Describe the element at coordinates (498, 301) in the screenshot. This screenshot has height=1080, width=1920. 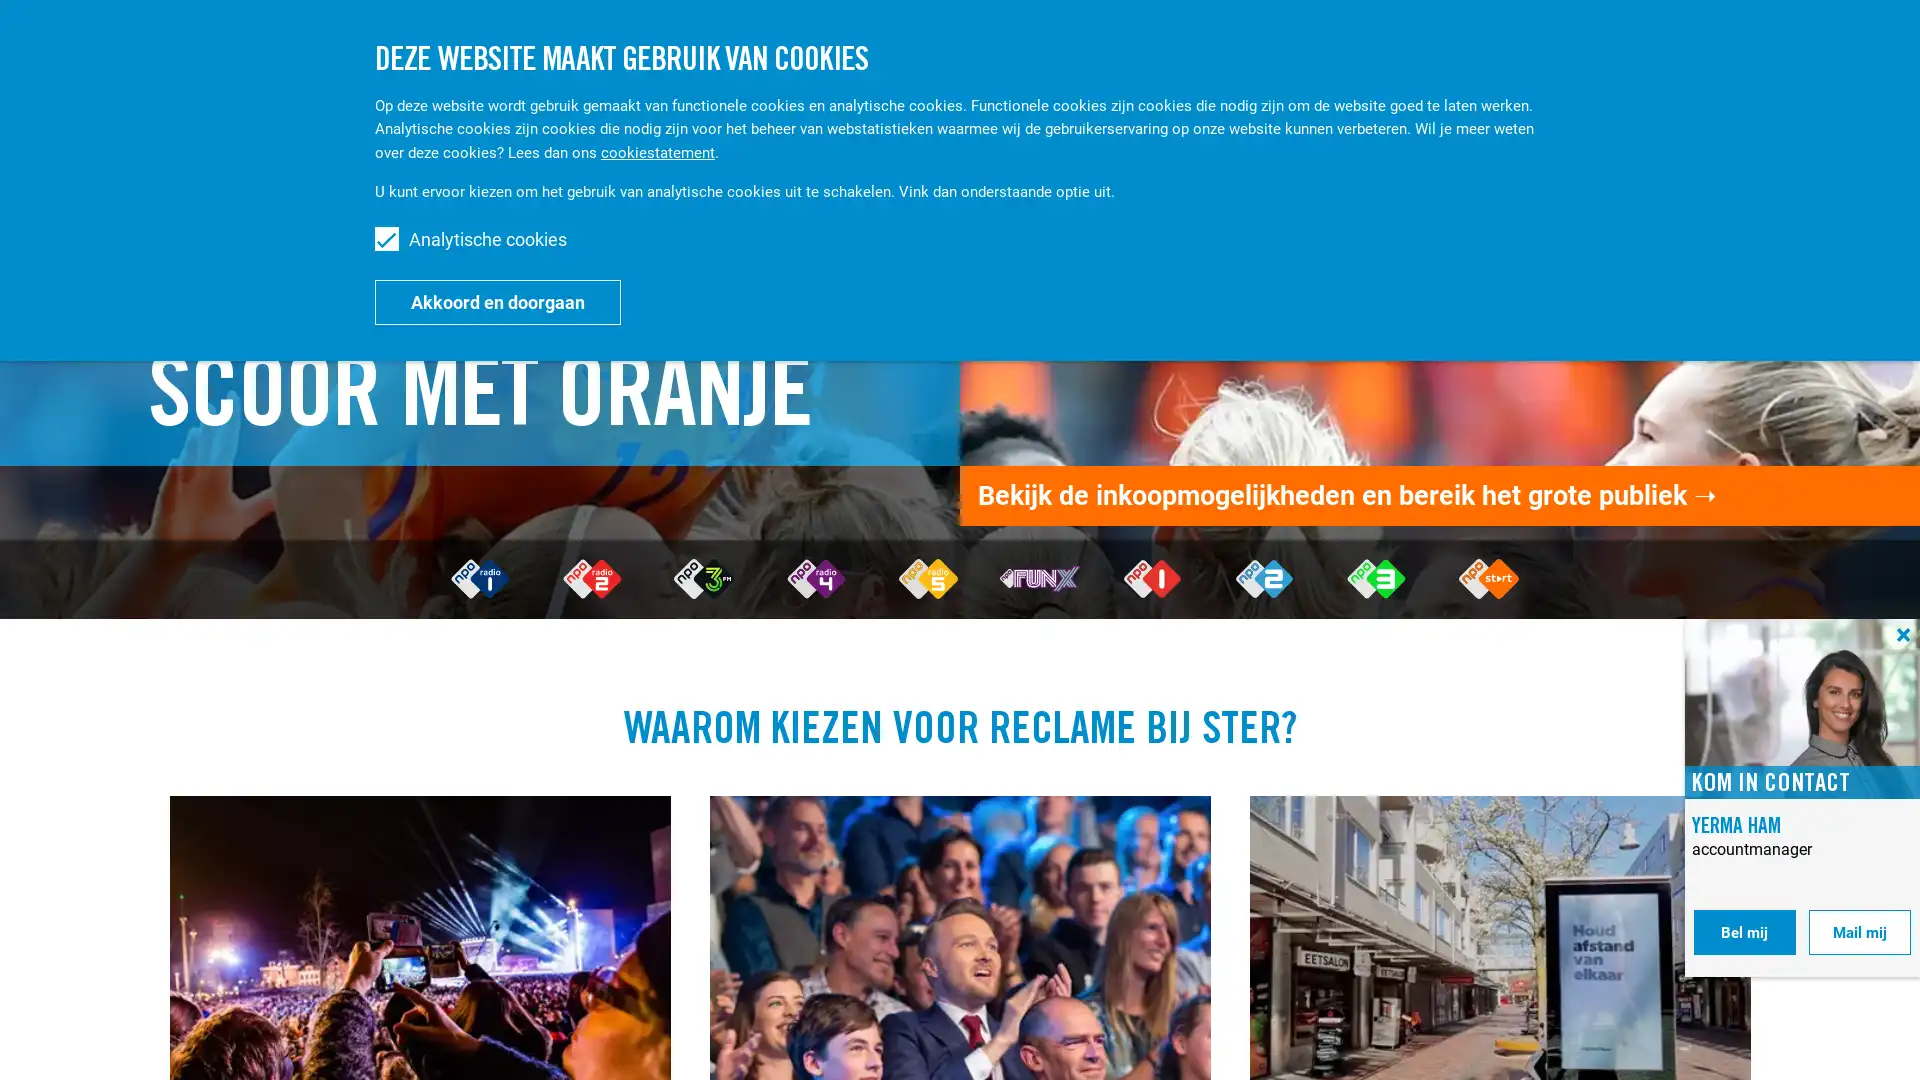
I see `Akkoord en doorgaan` at that location.